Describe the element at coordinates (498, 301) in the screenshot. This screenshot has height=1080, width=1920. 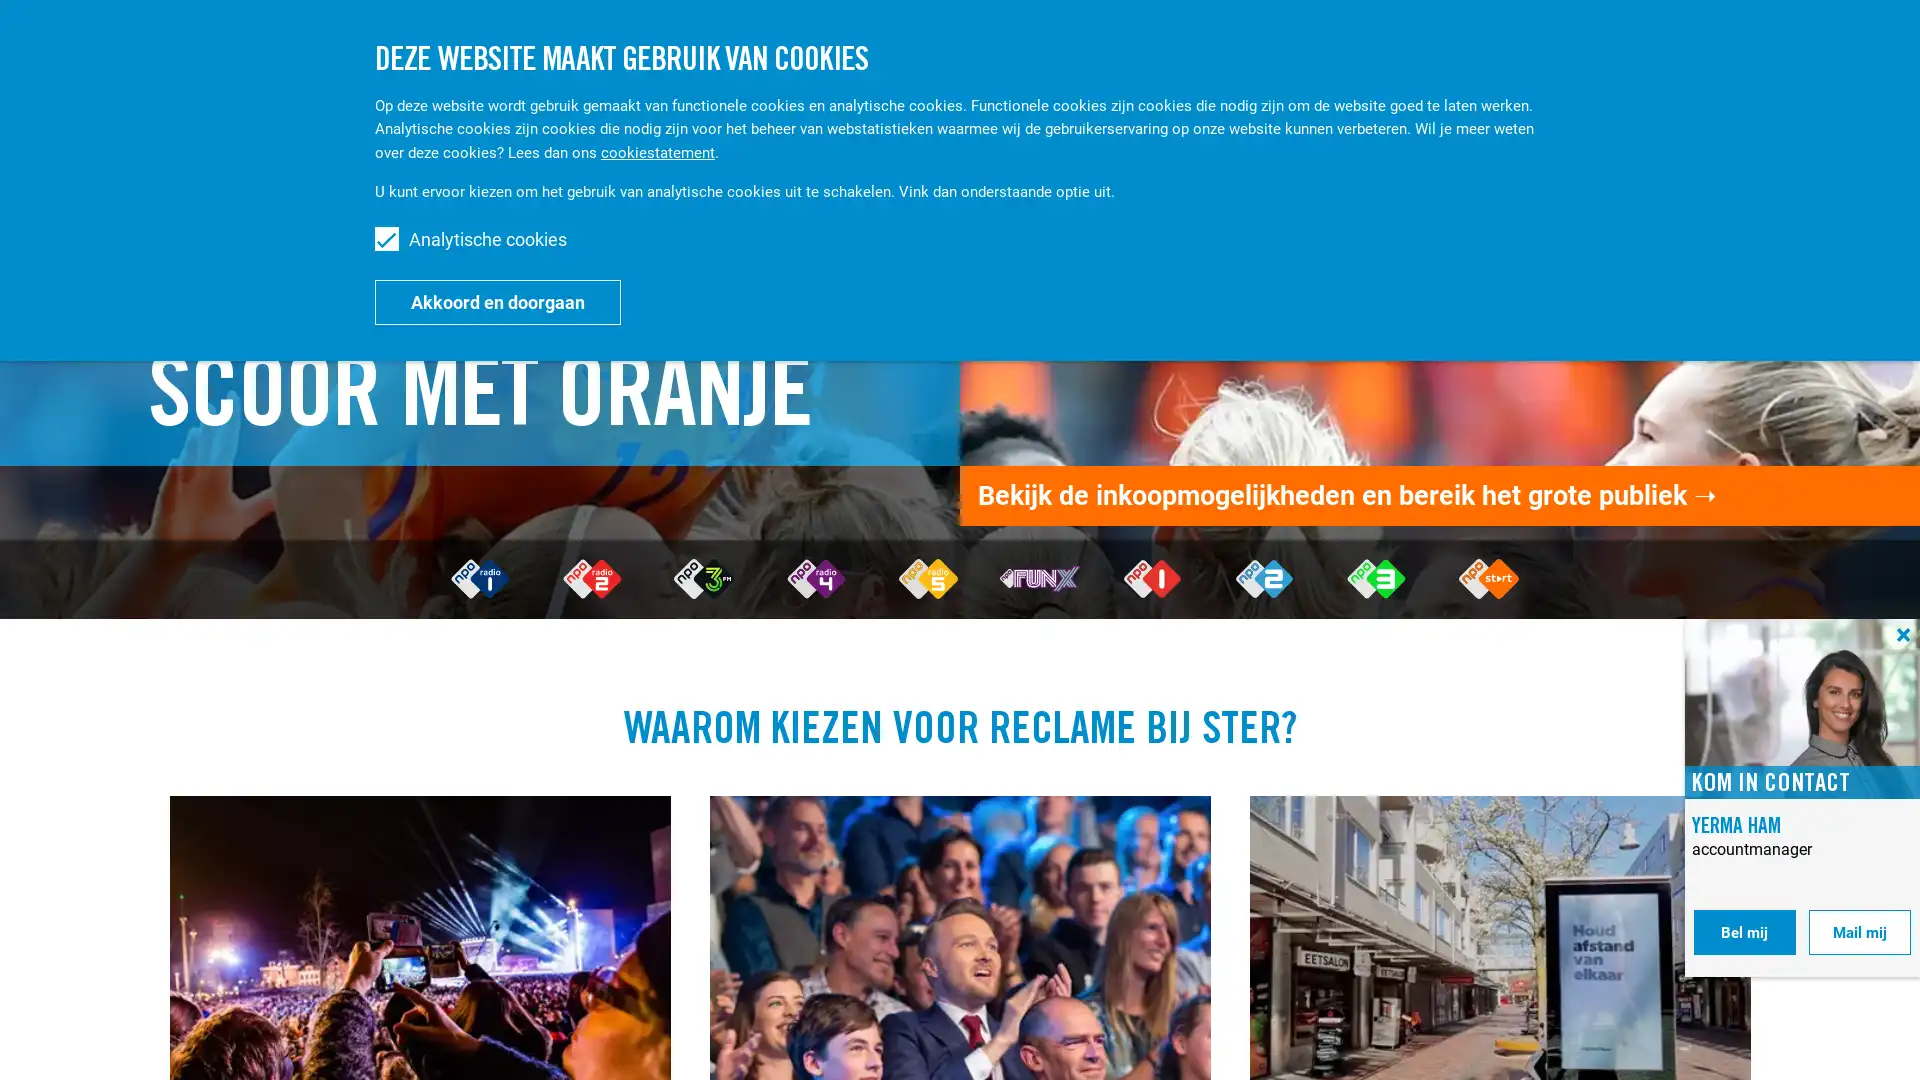
I see `Akkoord en doorgaan` at that location.